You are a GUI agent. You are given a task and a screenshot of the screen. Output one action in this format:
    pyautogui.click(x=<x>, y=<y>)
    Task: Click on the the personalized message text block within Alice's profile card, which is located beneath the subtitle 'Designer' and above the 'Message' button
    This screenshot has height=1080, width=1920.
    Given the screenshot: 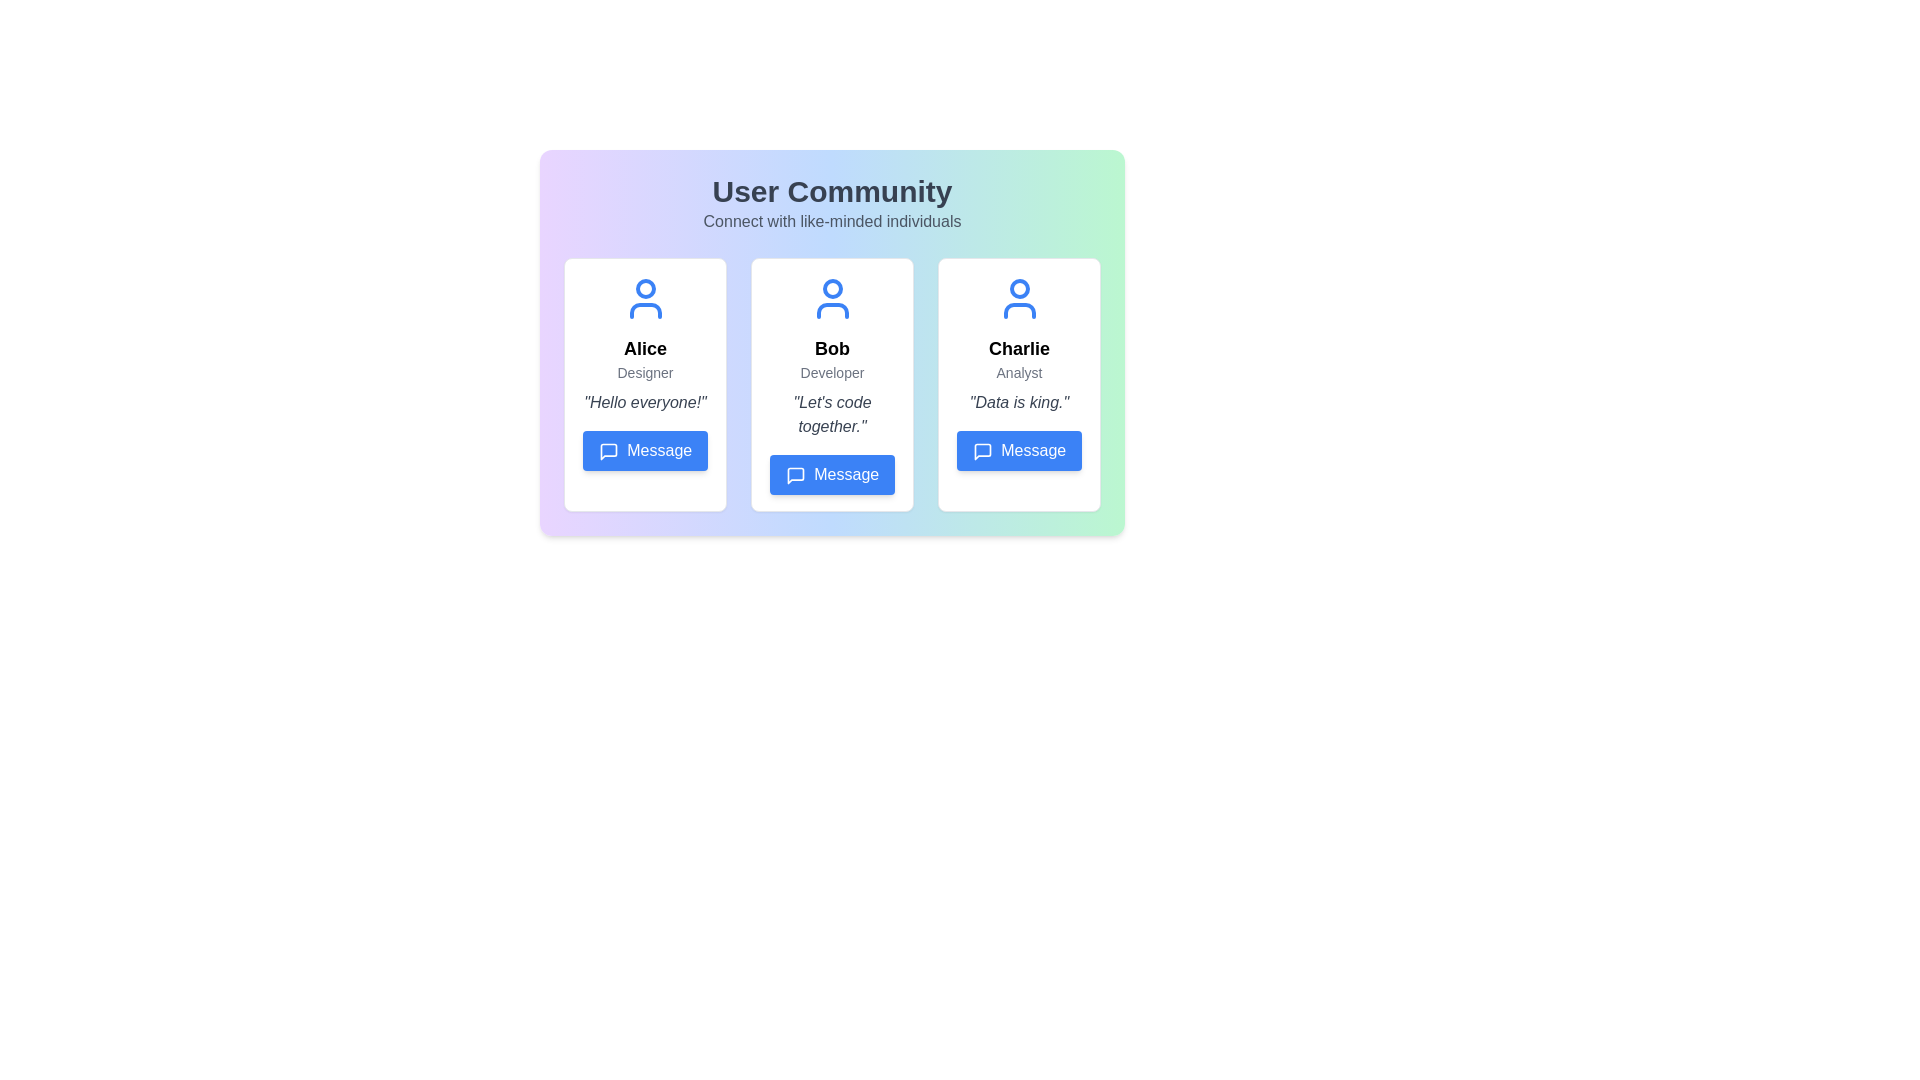 What is the action you would take?
    pyautogui.click(x=645, y=402)
    